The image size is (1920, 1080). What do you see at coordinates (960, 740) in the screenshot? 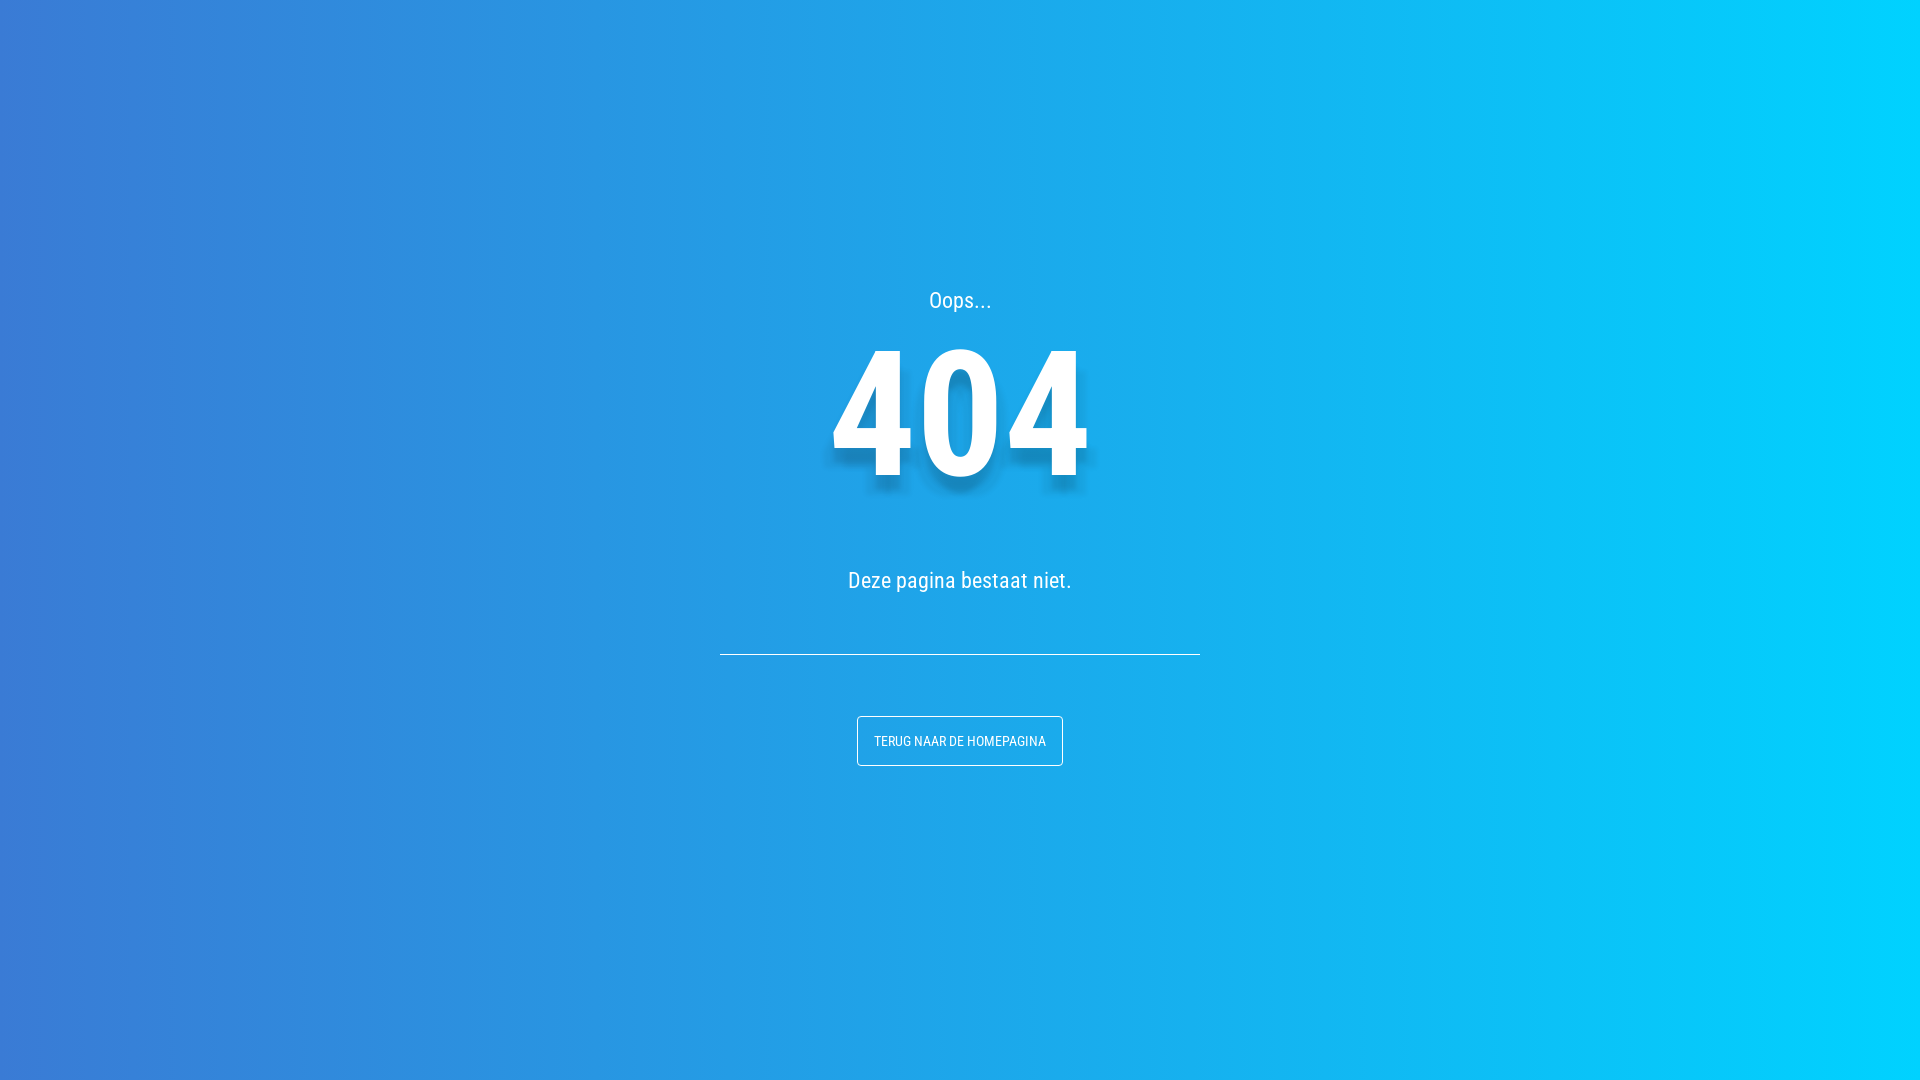
I see `'TERUG NAAR DE HOMEPAGINA'` at bounding box center [960, 740].